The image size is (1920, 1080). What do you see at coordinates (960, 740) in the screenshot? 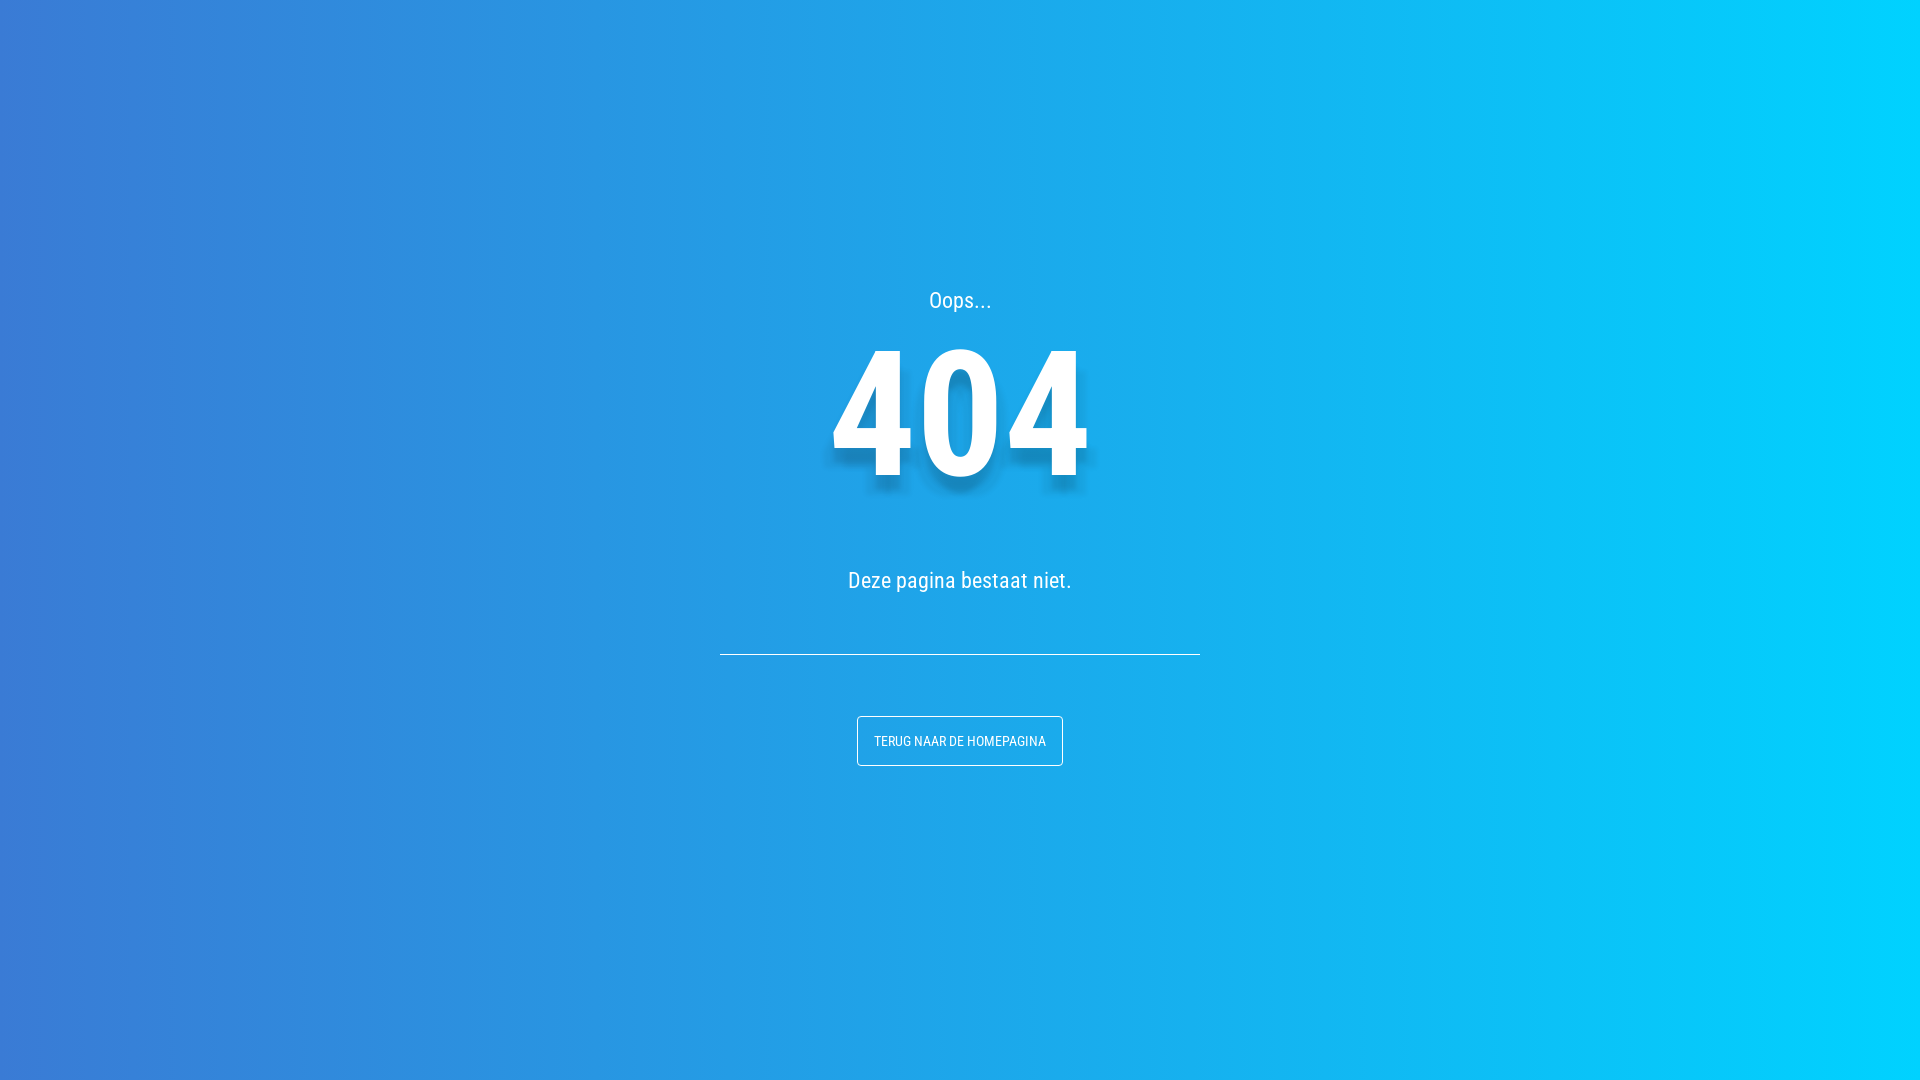
I see `'TERUG NAAR DE HOMEPAGINA'` at bounding box center [960, 740].